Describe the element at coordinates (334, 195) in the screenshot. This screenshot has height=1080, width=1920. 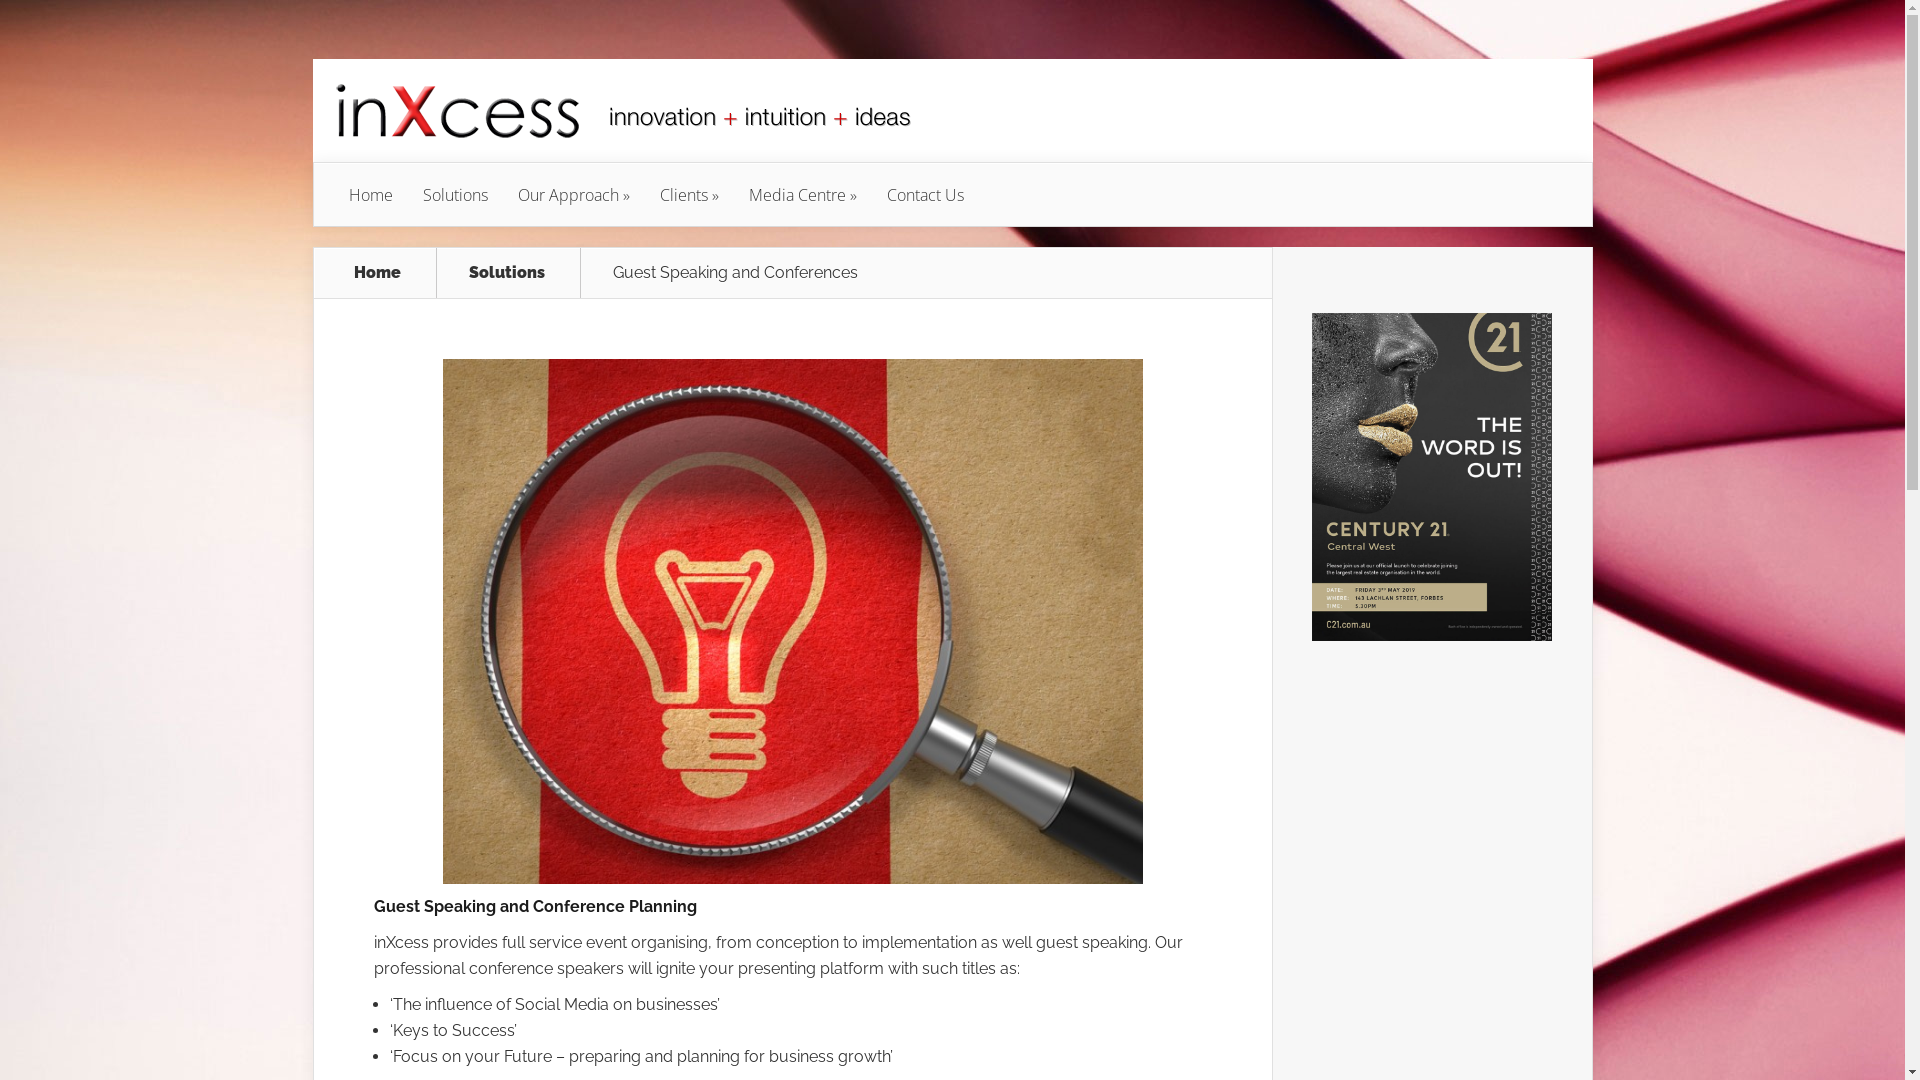
I see `'Home'` at that location.